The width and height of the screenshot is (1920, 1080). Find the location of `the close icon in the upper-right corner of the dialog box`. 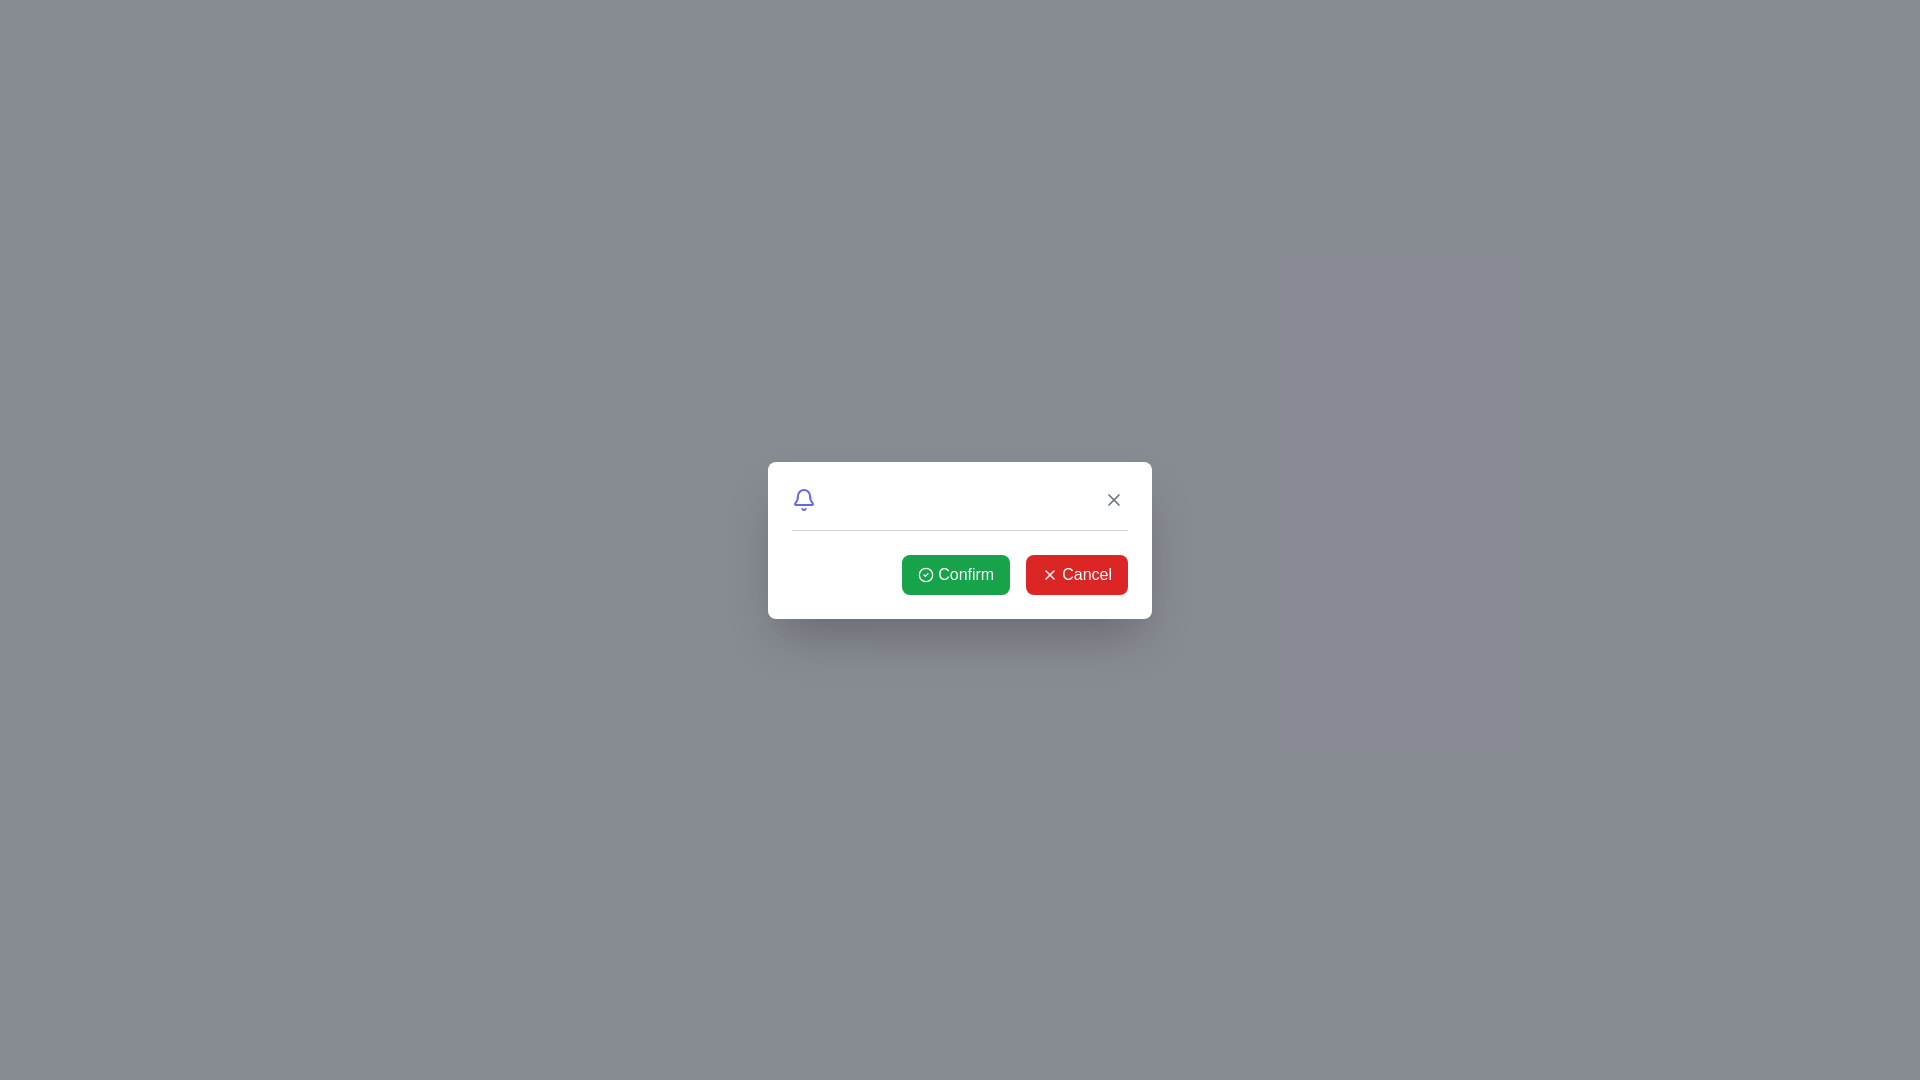

the close icon in the upper-right corner of the dialog box is located at coordinates (1112, 497).